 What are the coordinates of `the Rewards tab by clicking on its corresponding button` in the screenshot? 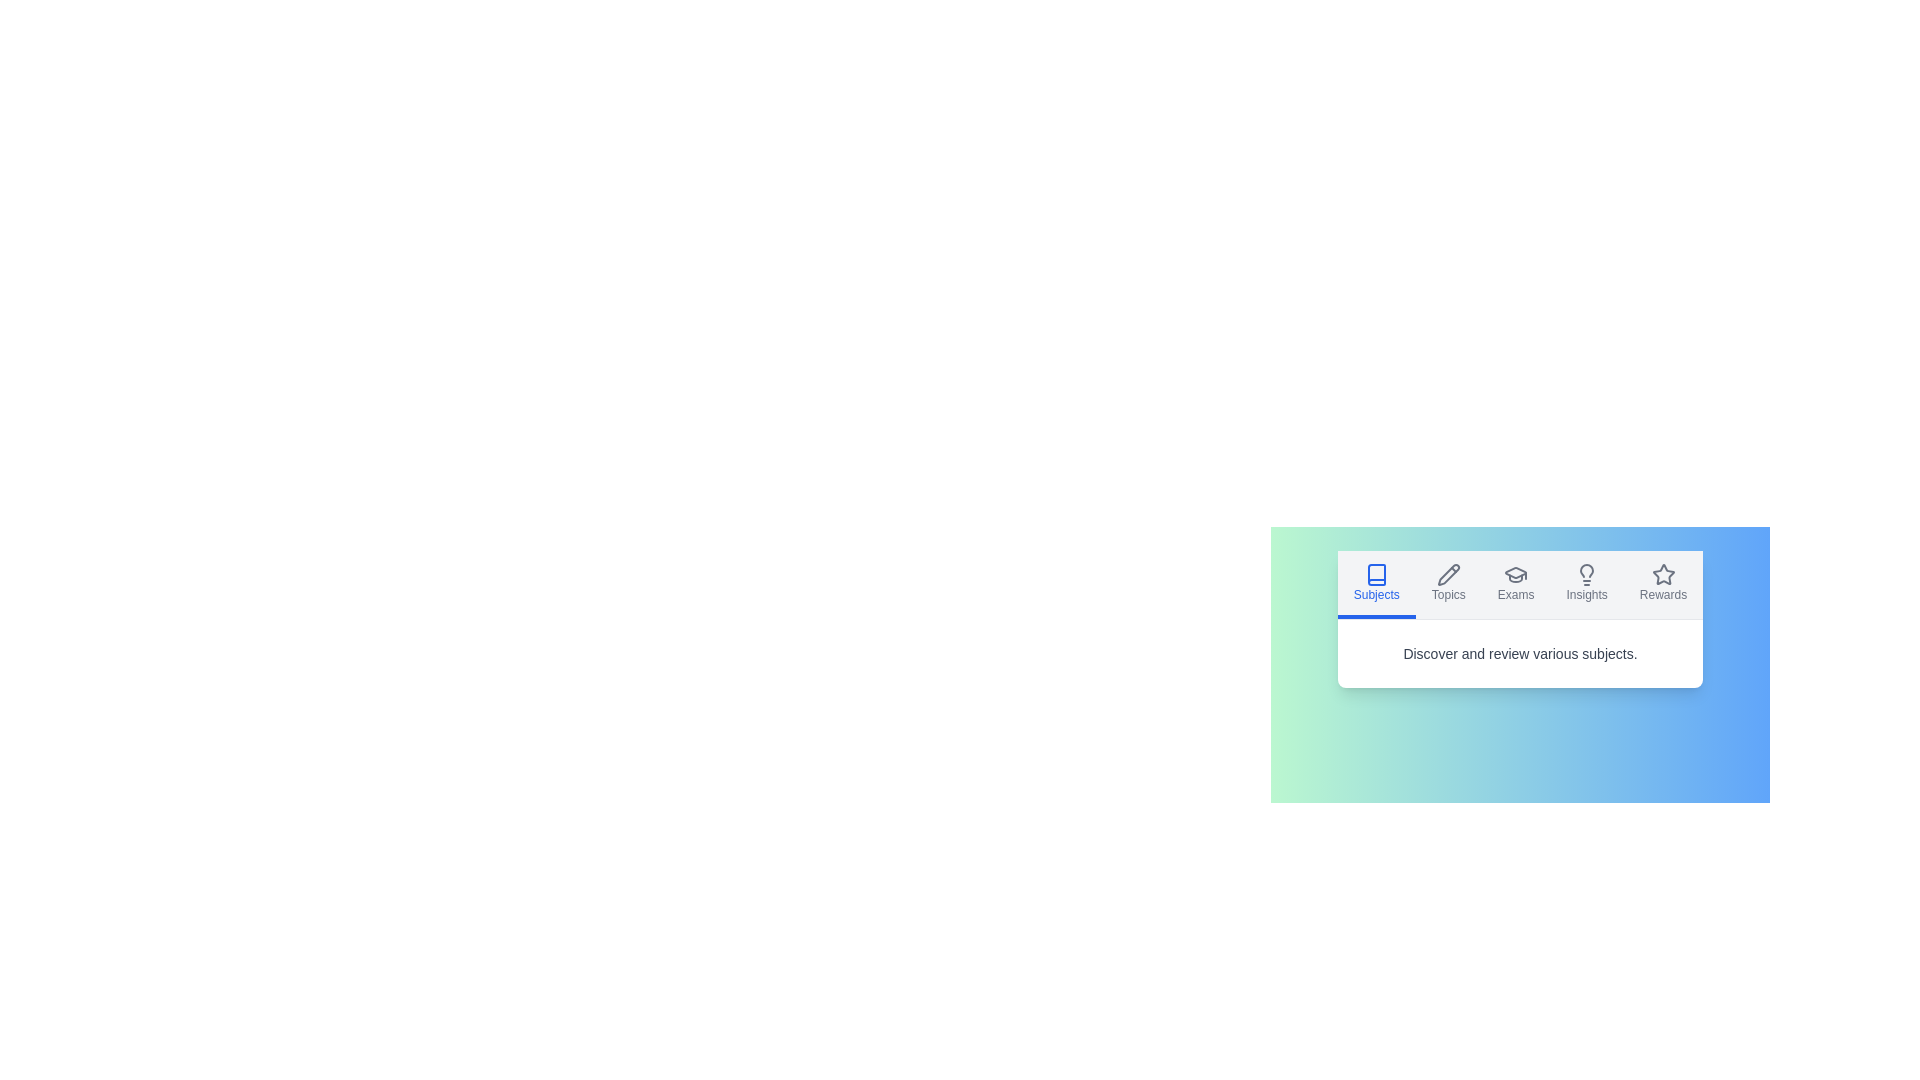 It's located at (1663, 585).